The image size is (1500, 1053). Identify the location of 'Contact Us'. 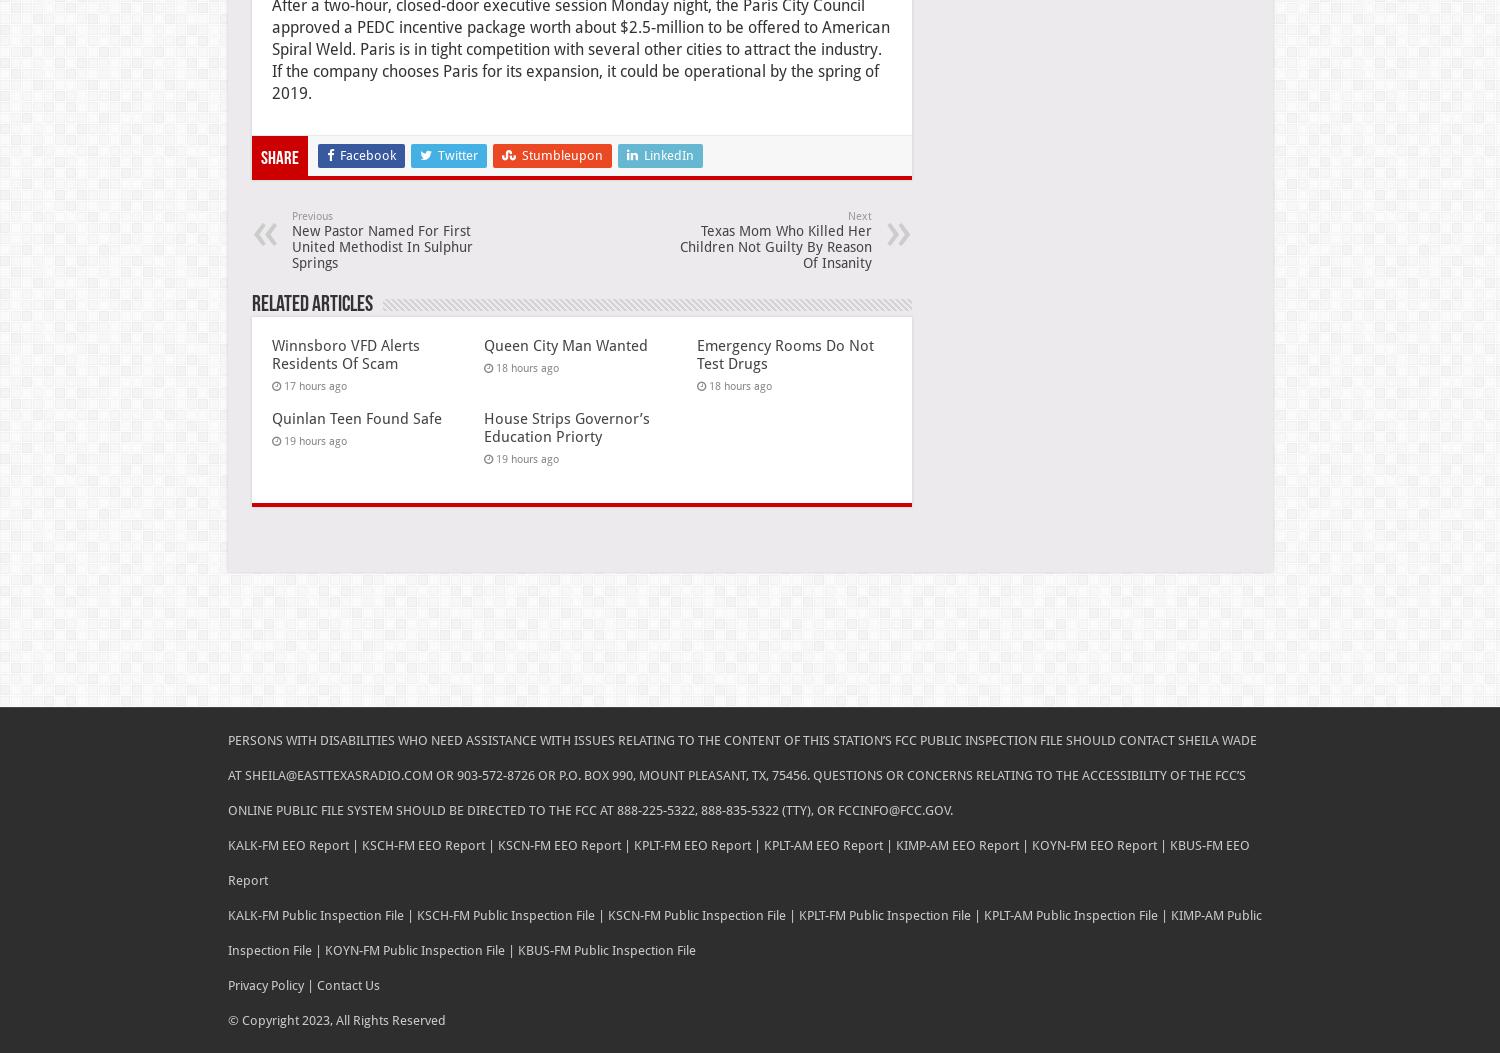
(312, 984).